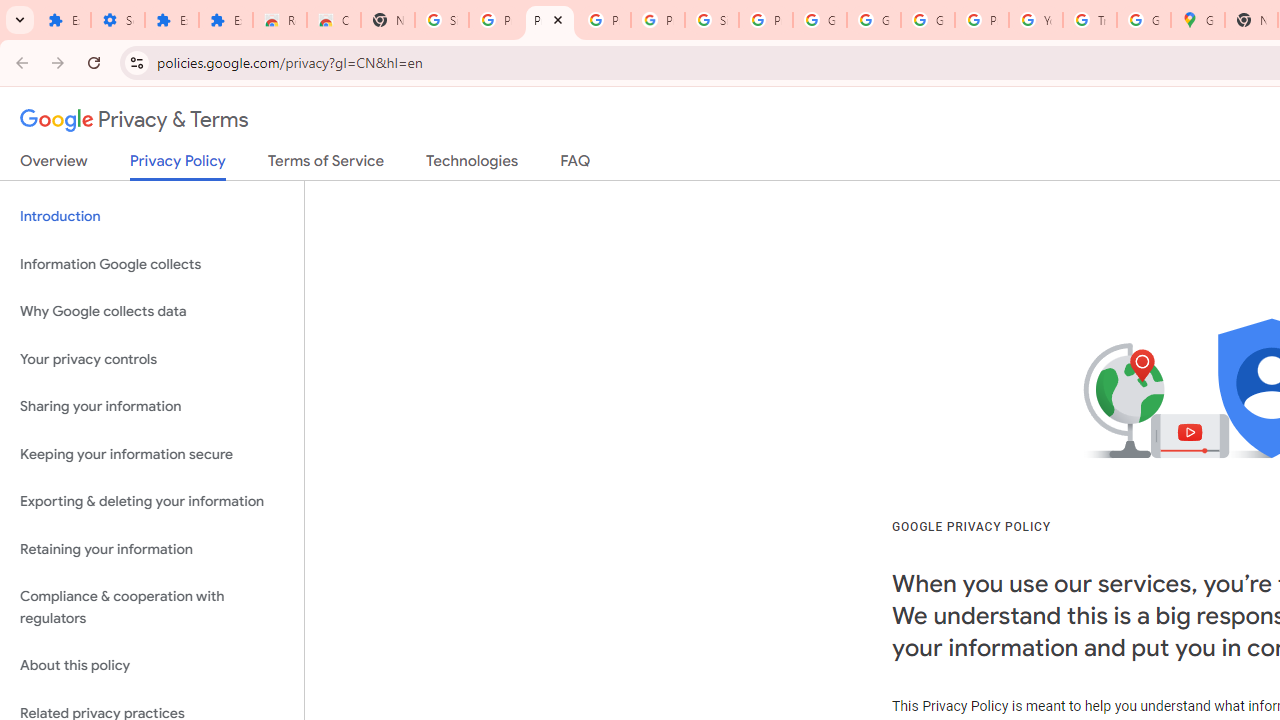 The image size is (1280, 720). What do you see at coordinates (151, 501) in the screenshot?
I see `'Exporting & deleting your information'` at bounding box center [151, 501].